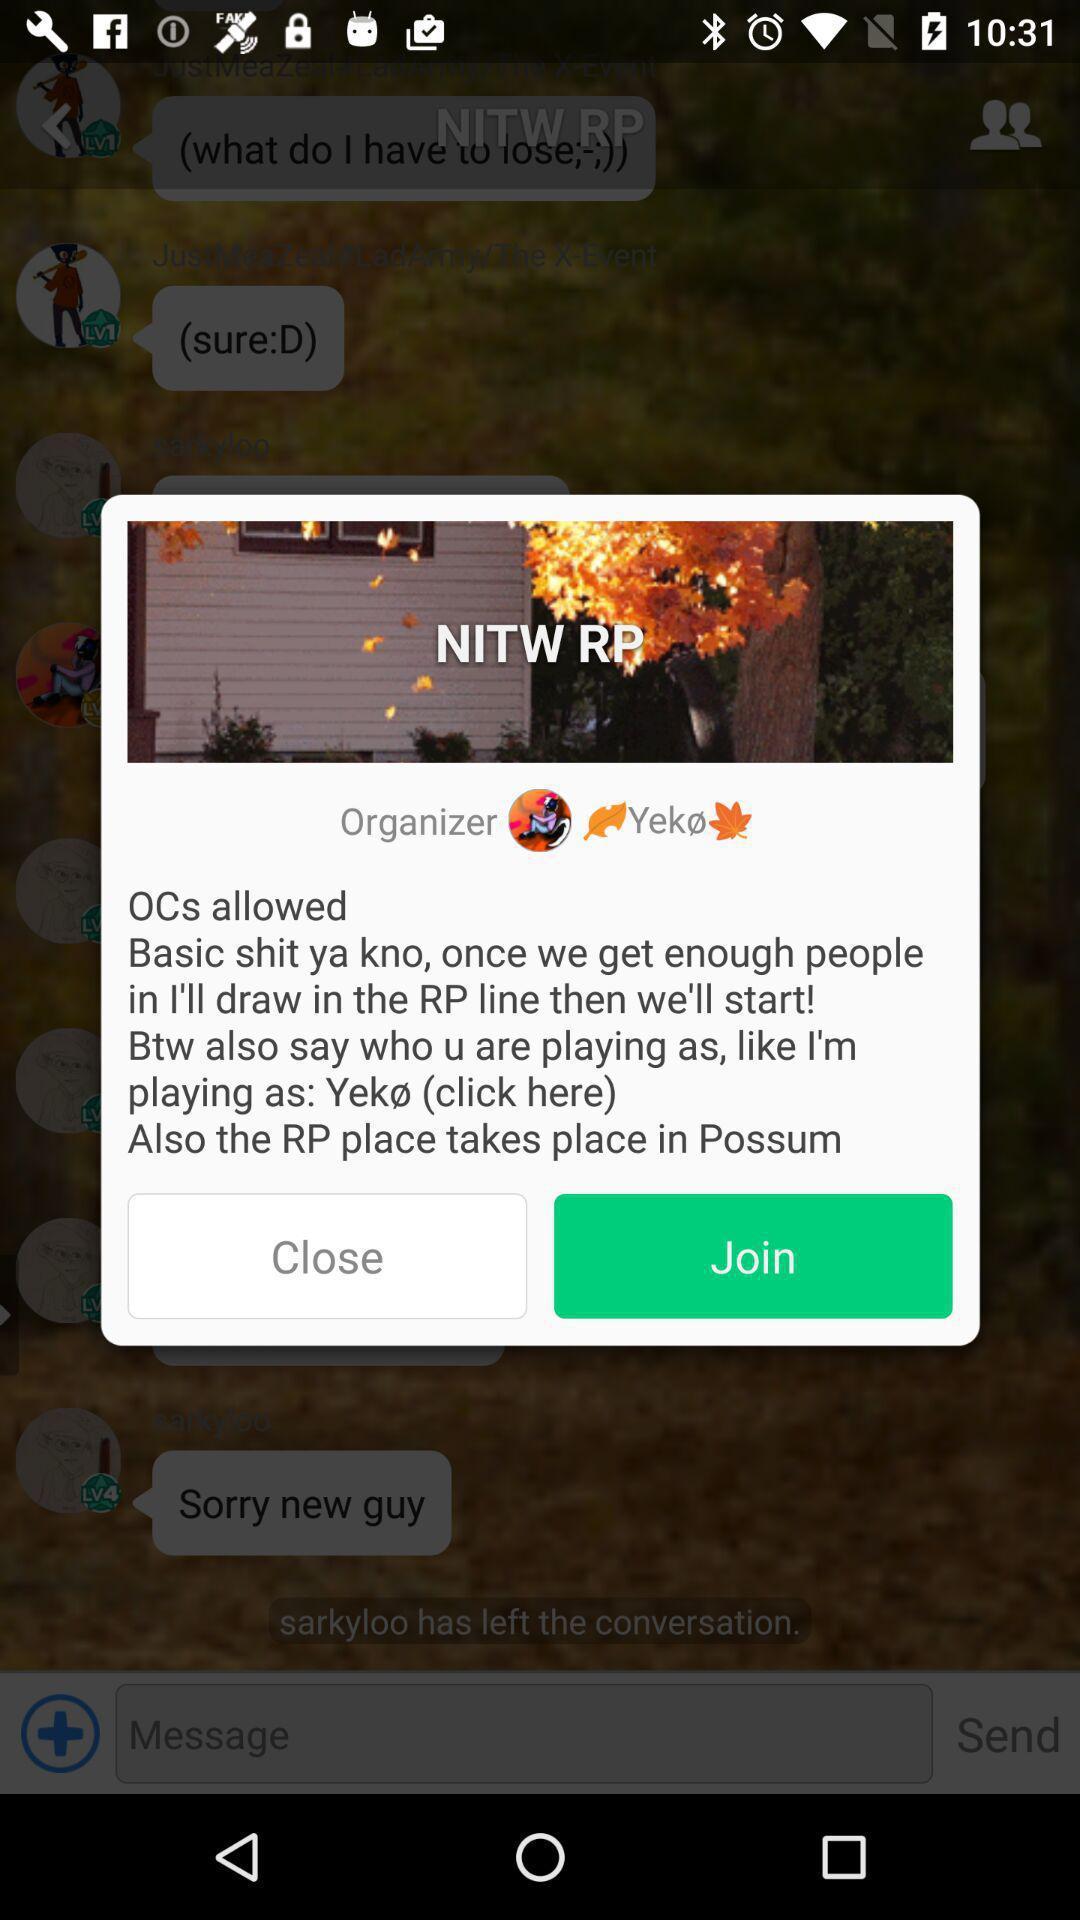 Image resolution: width=1080 pixels, height=1920 pixels. What do you see at coordinates (326, 1255) in the screenshot?
I see `the close item` at bounding box center [326, 1255].